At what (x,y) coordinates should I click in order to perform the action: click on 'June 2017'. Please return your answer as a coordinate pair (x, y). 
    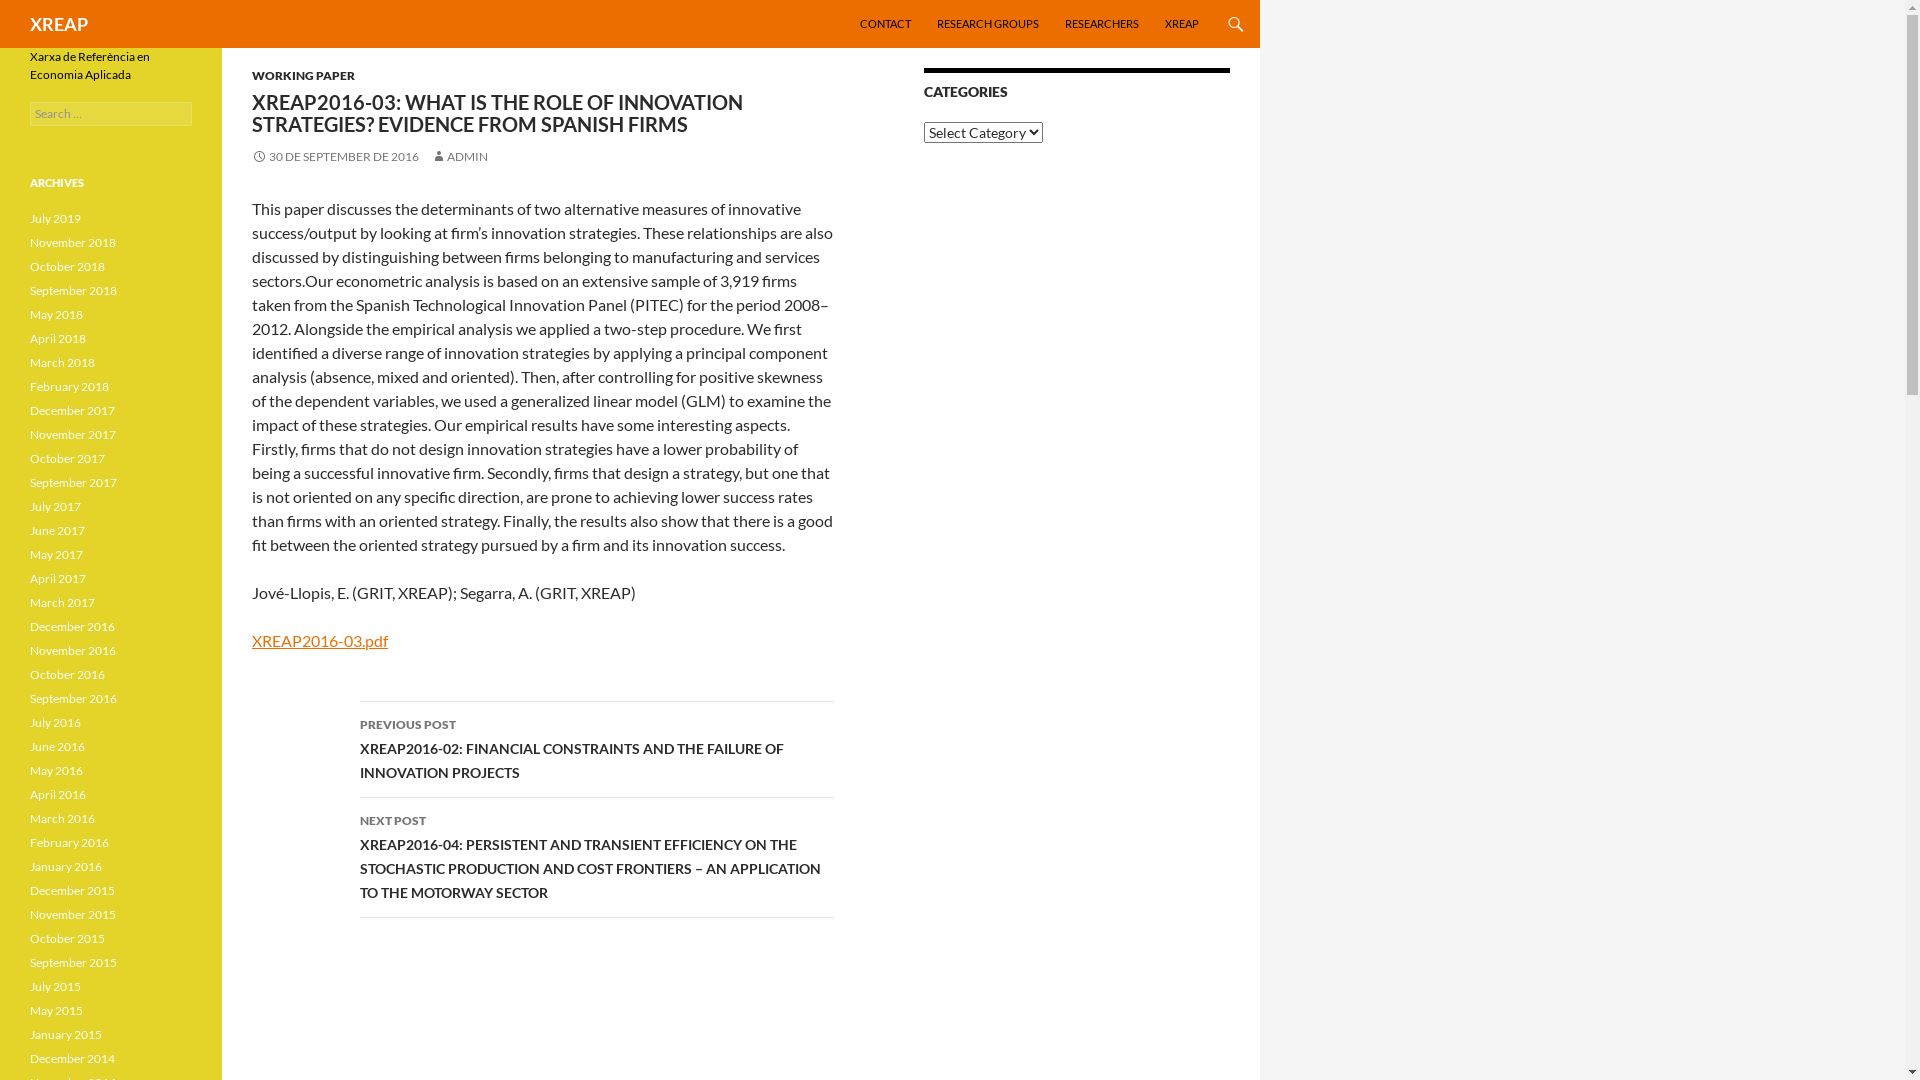
    Looking at the image, I should click on (57, 529).